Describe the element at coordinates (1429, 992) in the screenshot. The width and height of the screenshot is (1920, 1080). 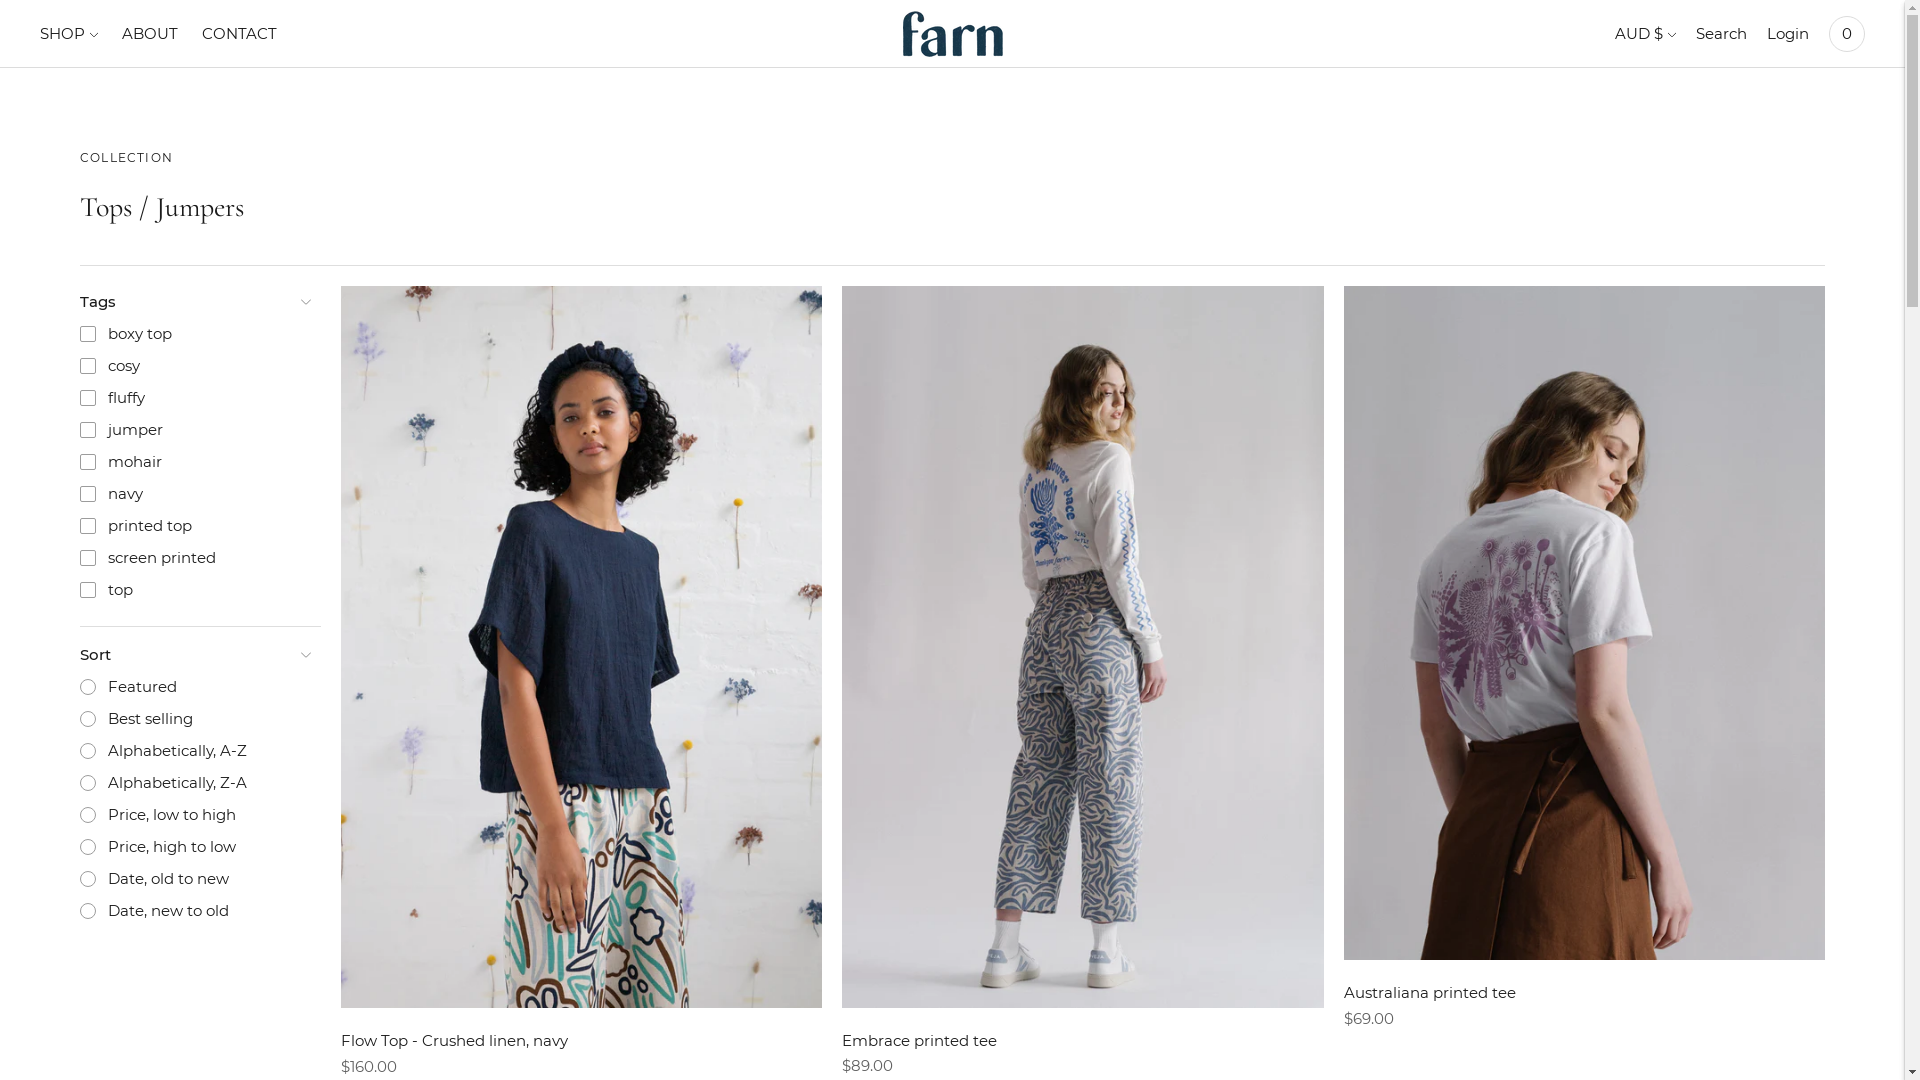
I see `'Australiana printed tee'` at that location.